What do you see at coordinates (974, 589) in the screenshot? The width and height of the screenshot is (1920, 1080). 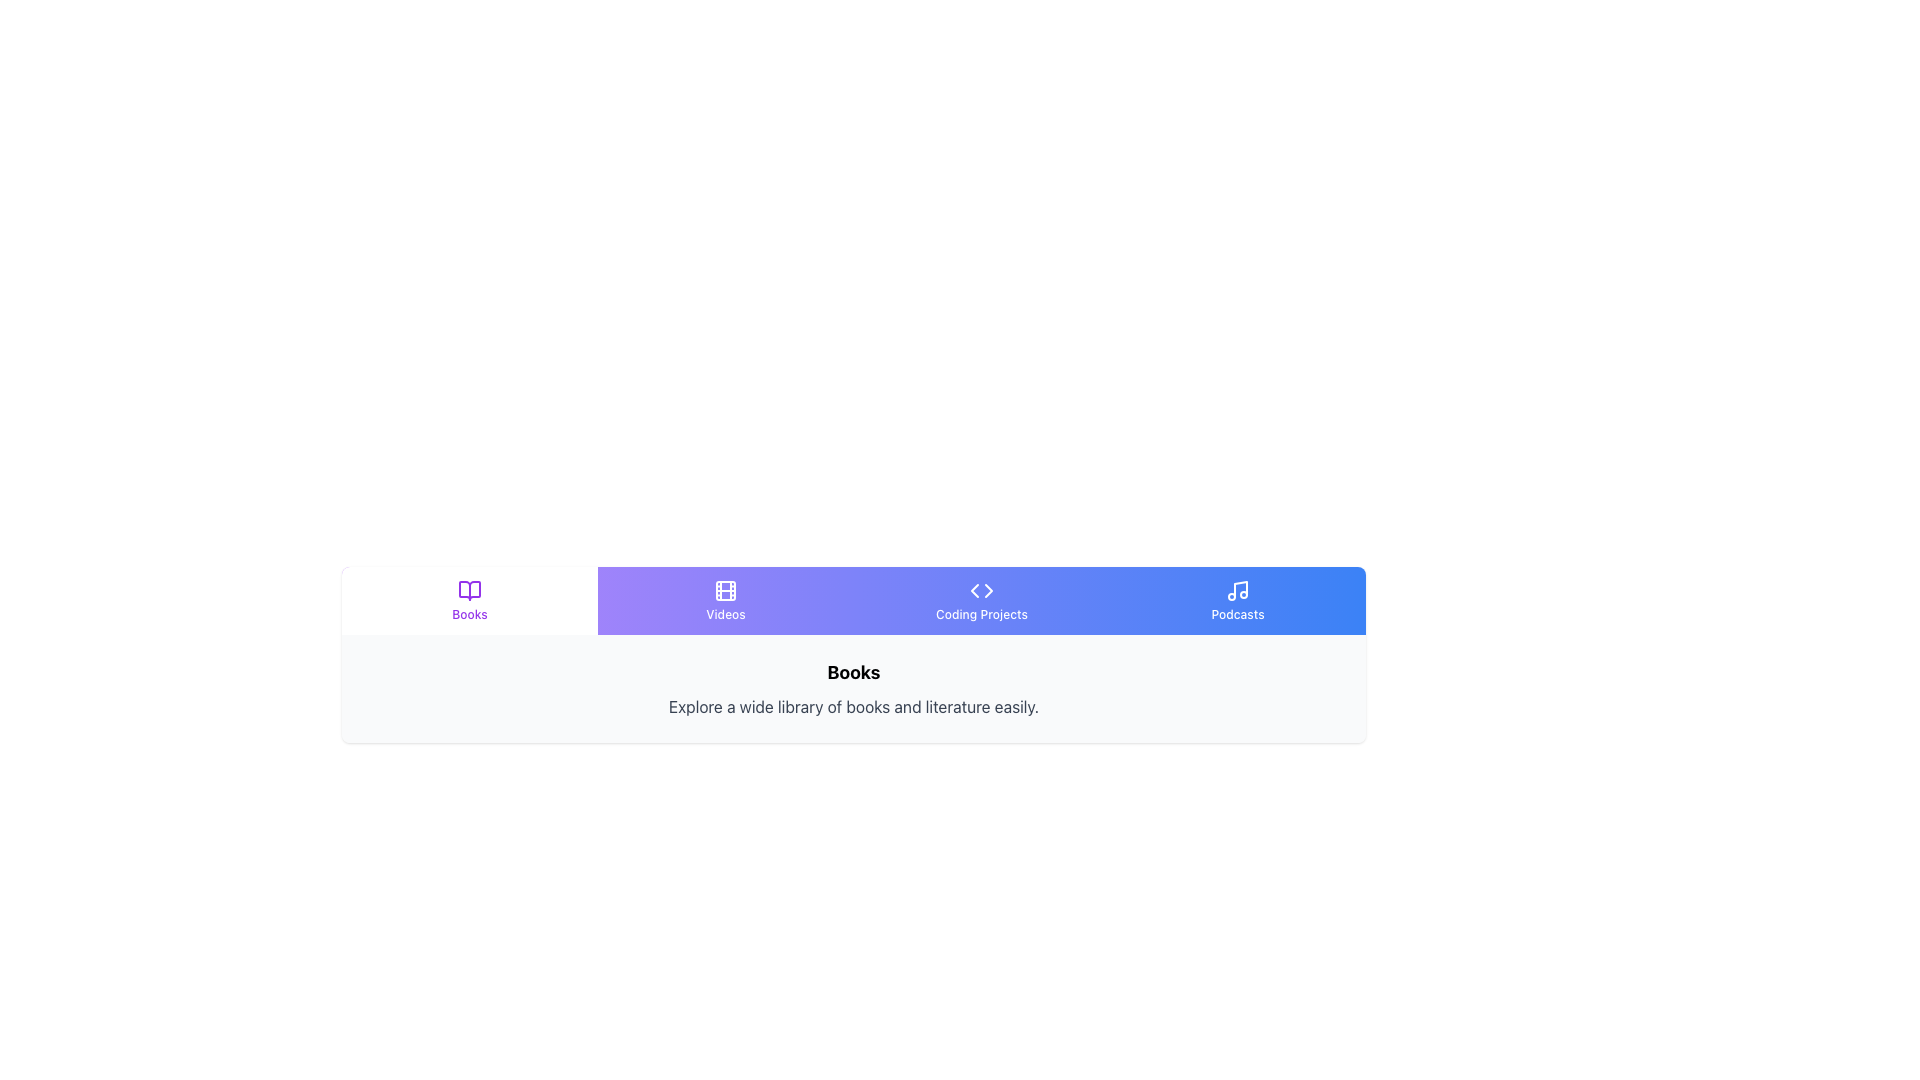 I see `the left triangle of the dual-arrow icon located in the central tab labeled 'Coding Projects'` at bounding box center [974, 589].